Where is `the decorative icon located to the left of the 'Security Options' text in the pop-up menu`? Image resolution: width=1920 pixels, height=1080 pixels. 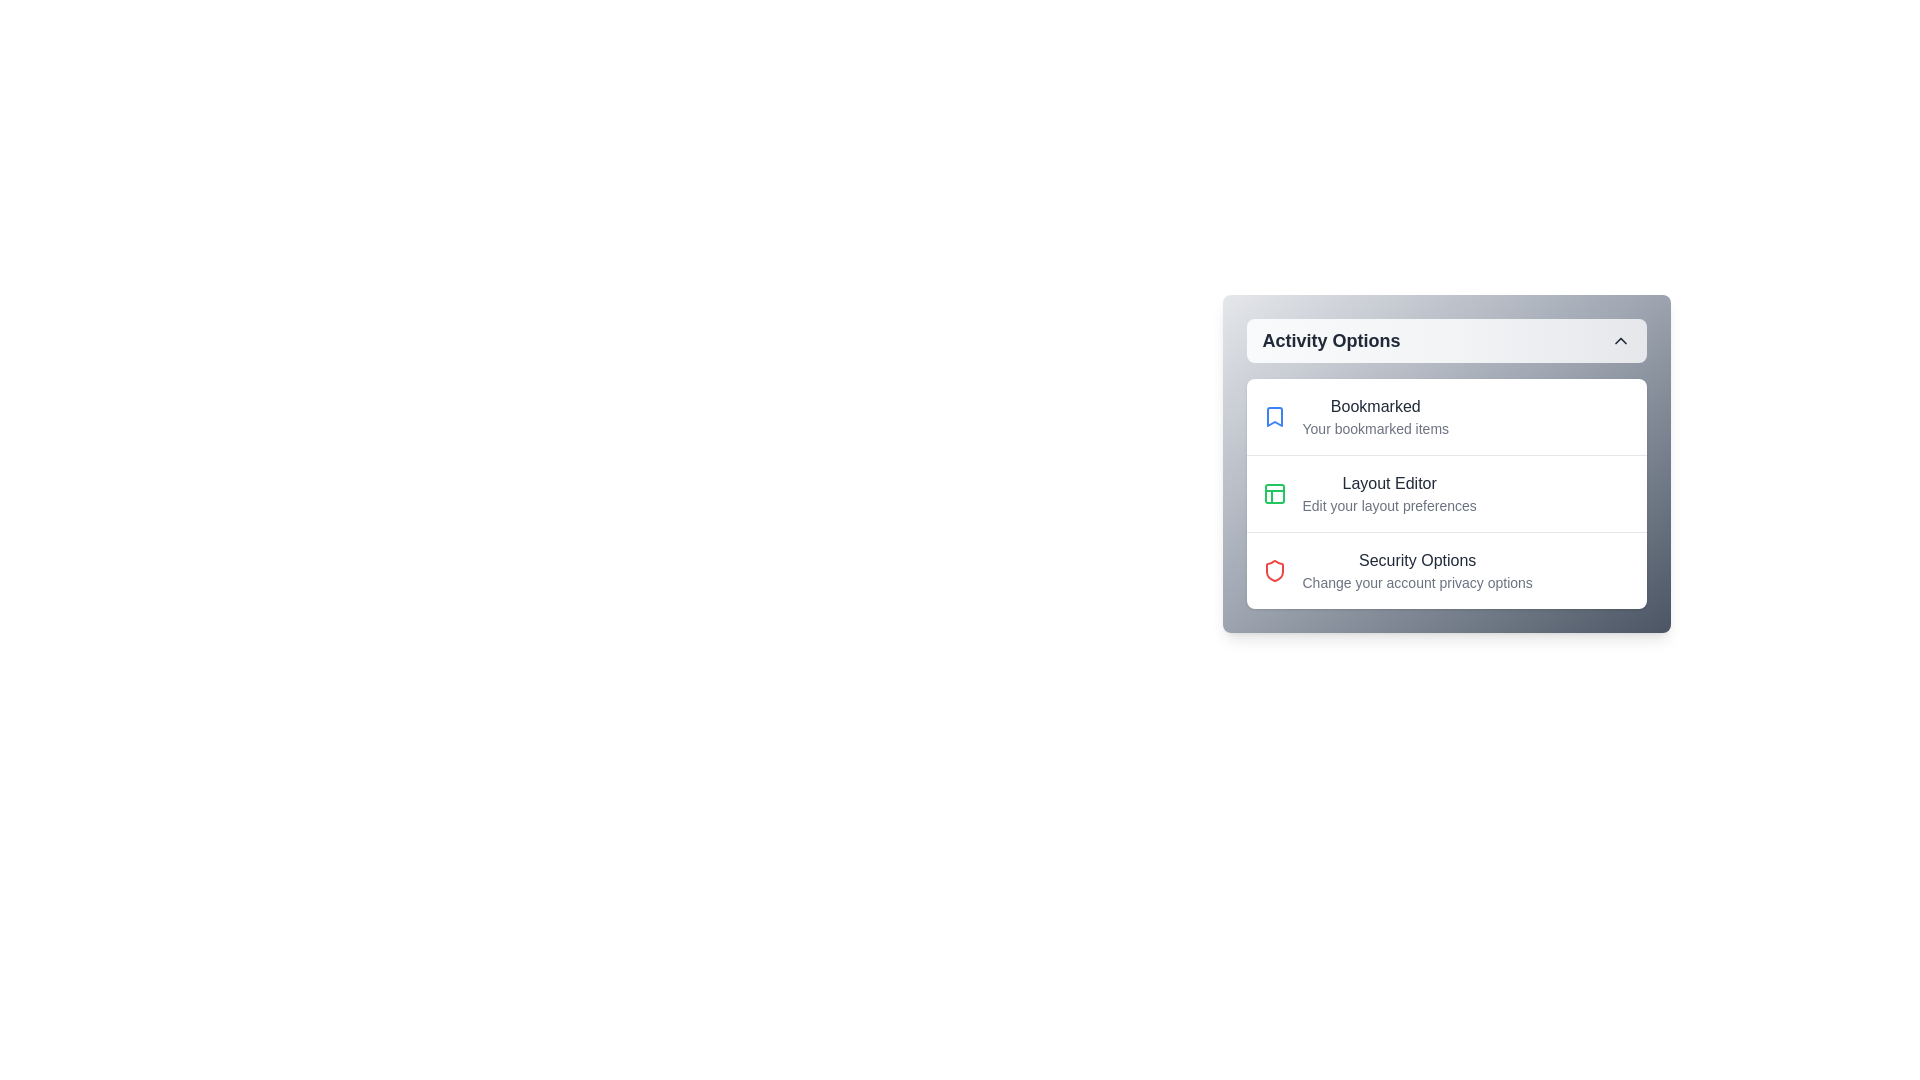
the decorative icon located to the left of the 'Security Options' text in the pop-up menu is located at coordinates (1273, 570).